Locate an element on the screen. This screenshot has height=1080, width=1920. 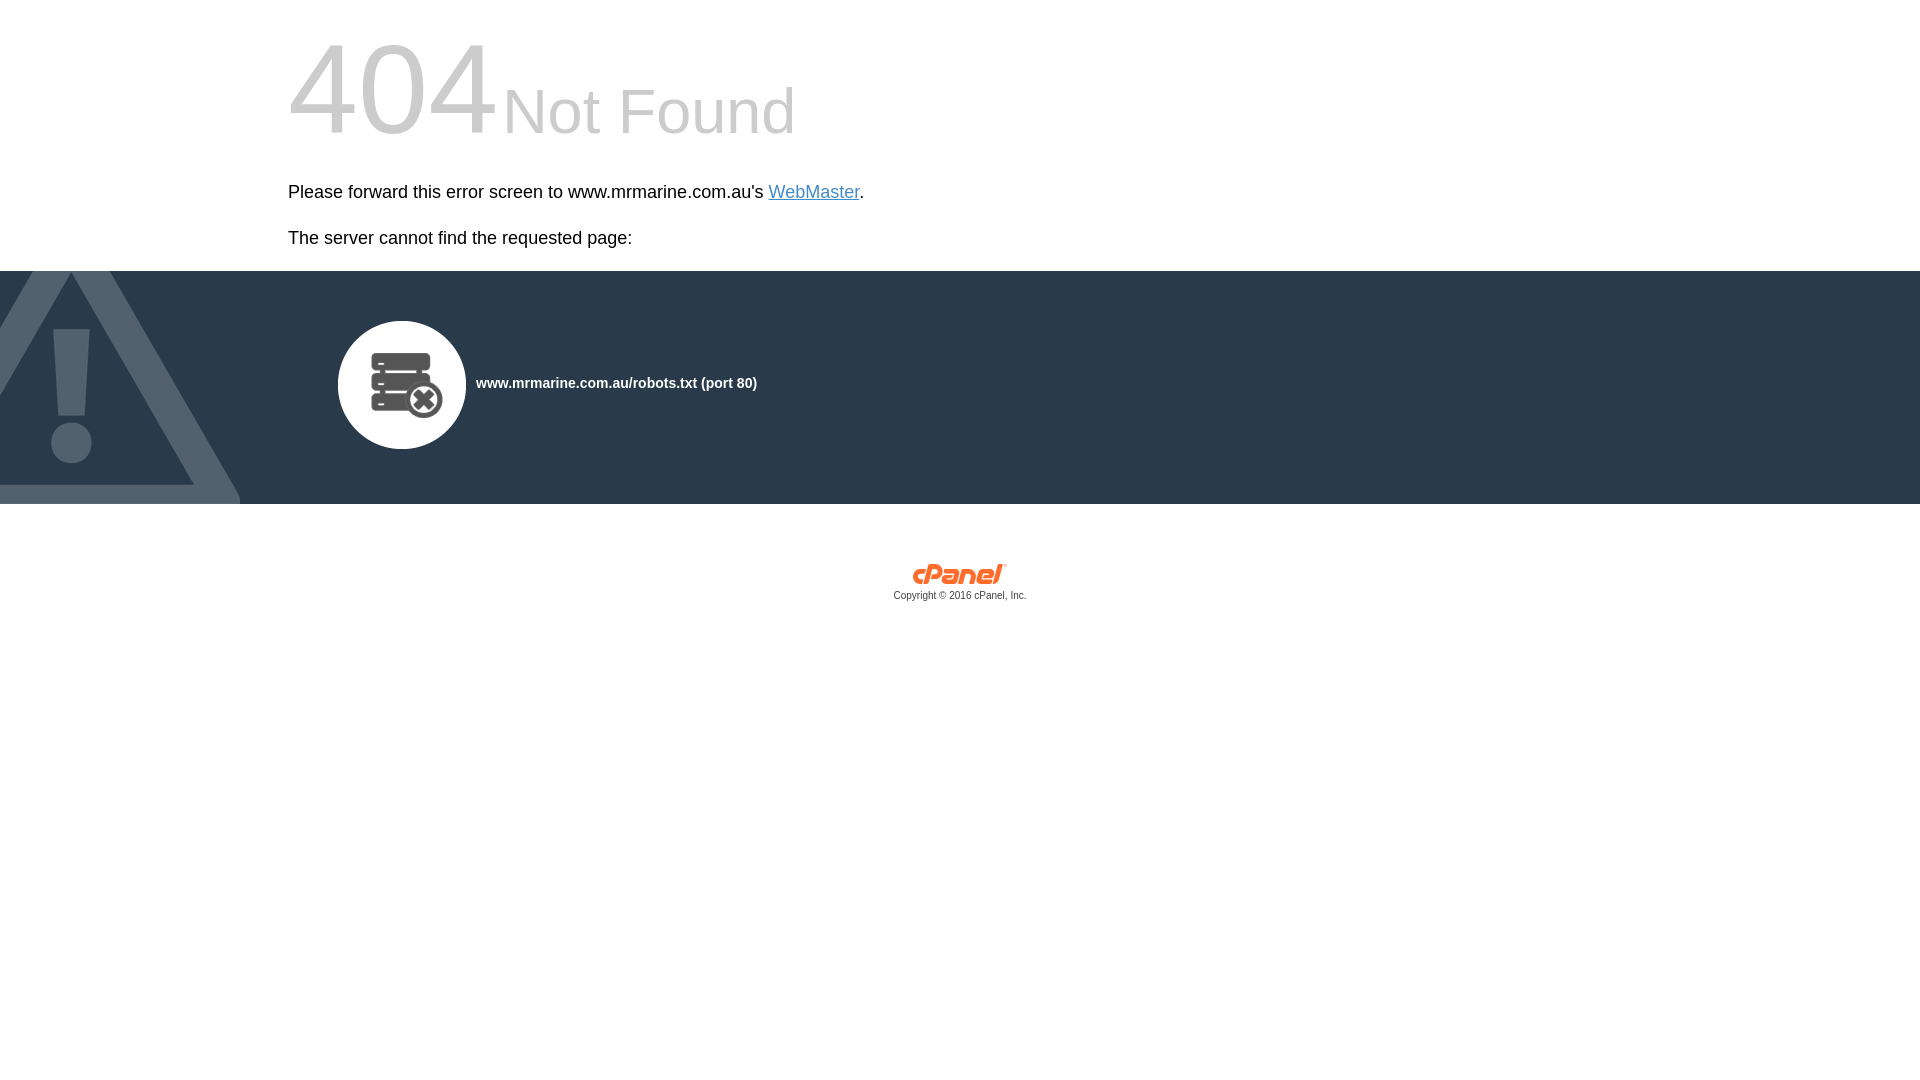
'WebMaster' is located at coordinates (814, 192).